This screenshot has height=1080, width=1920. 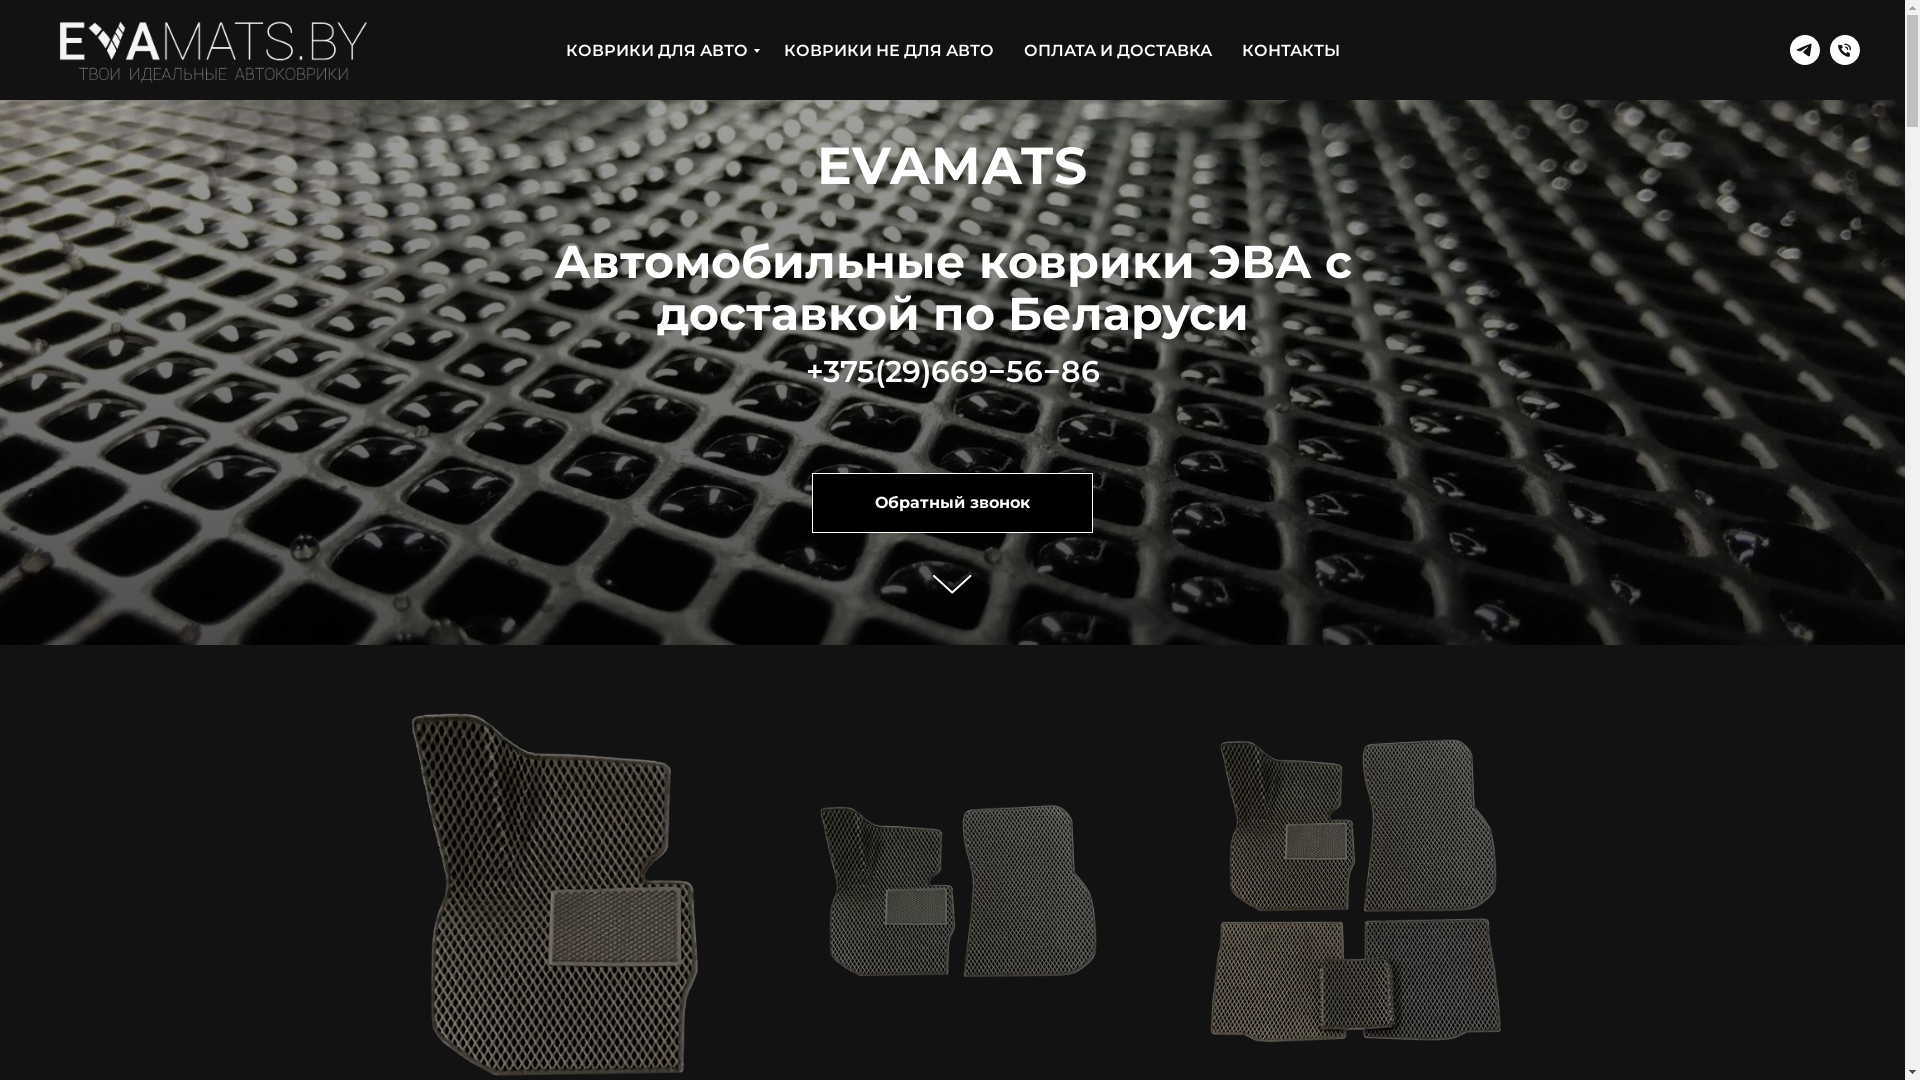 I want to click on 'Telegram', so click(x=1790, y=49).